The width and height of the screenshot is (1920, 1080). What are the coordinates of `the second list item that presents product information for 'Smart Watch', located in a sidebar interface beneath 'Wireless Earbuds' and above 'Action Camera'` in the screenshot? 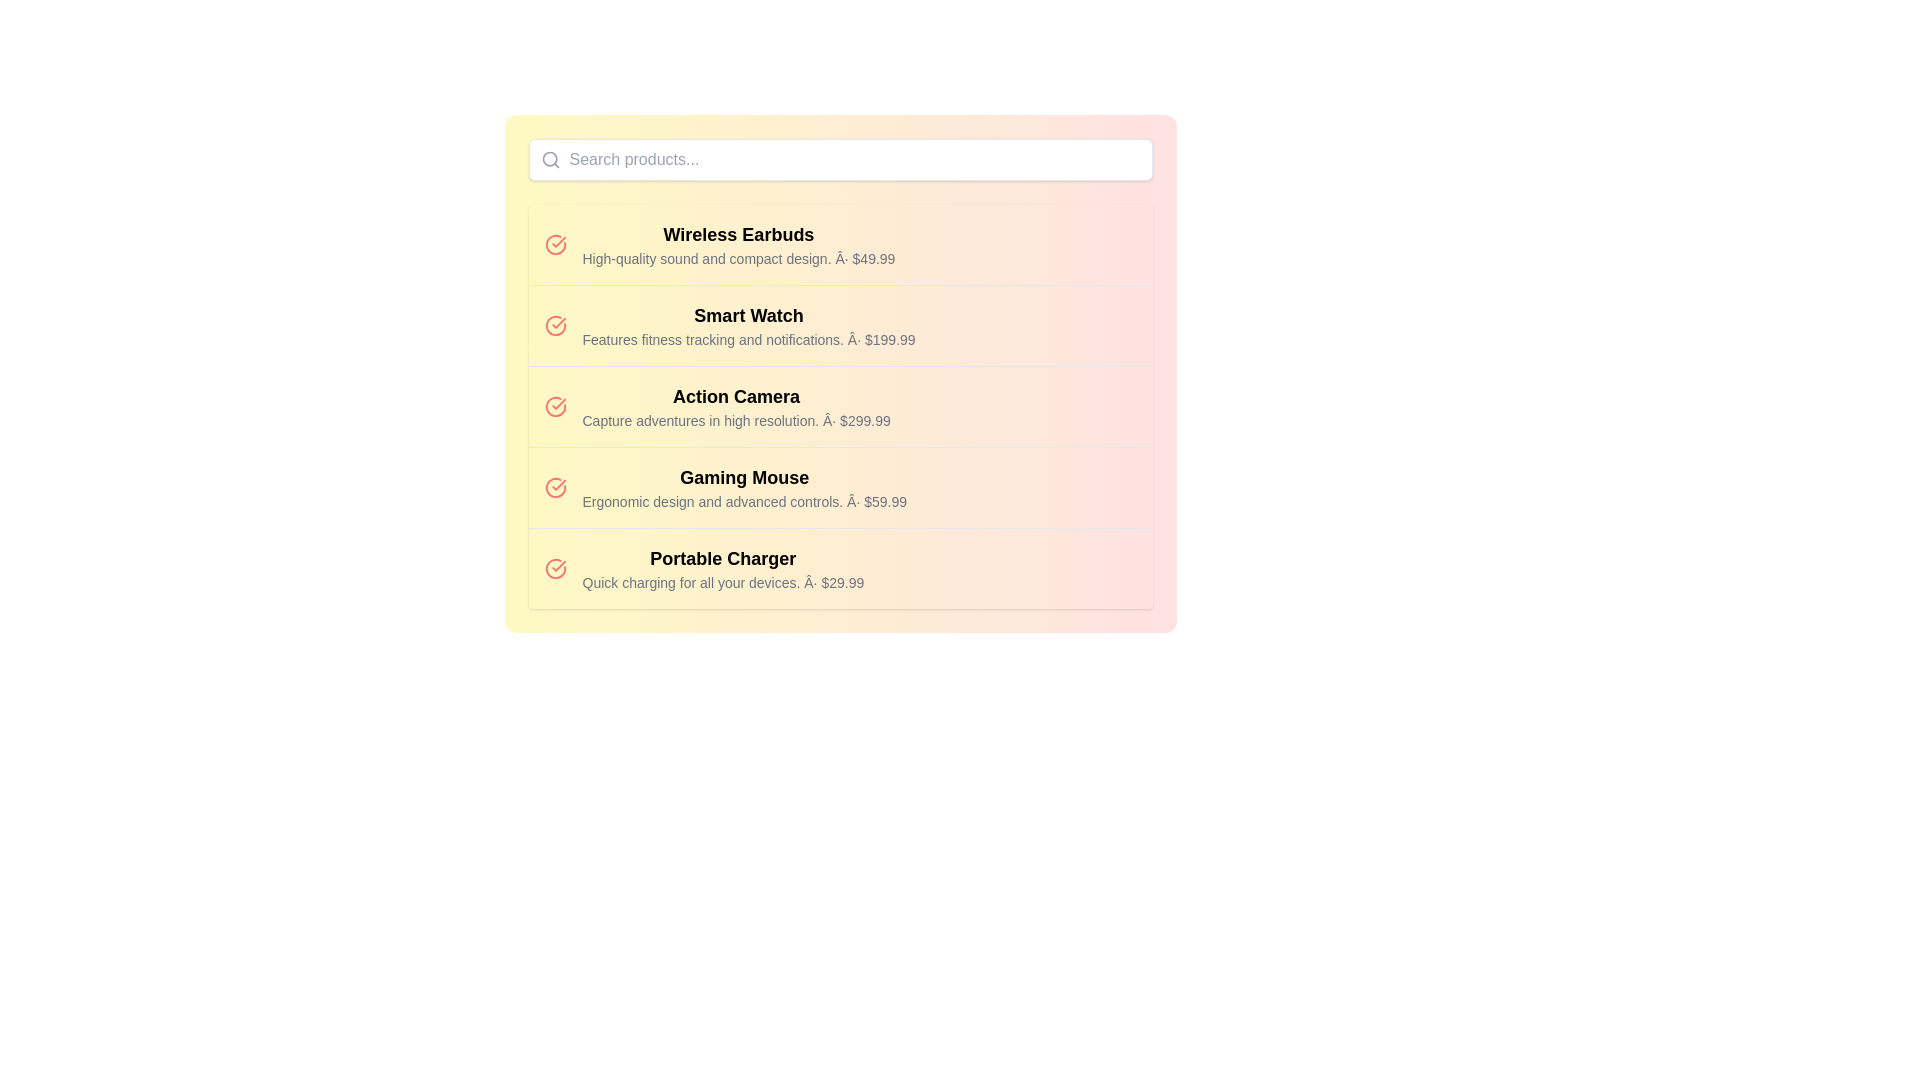 It's located at (747, 325).